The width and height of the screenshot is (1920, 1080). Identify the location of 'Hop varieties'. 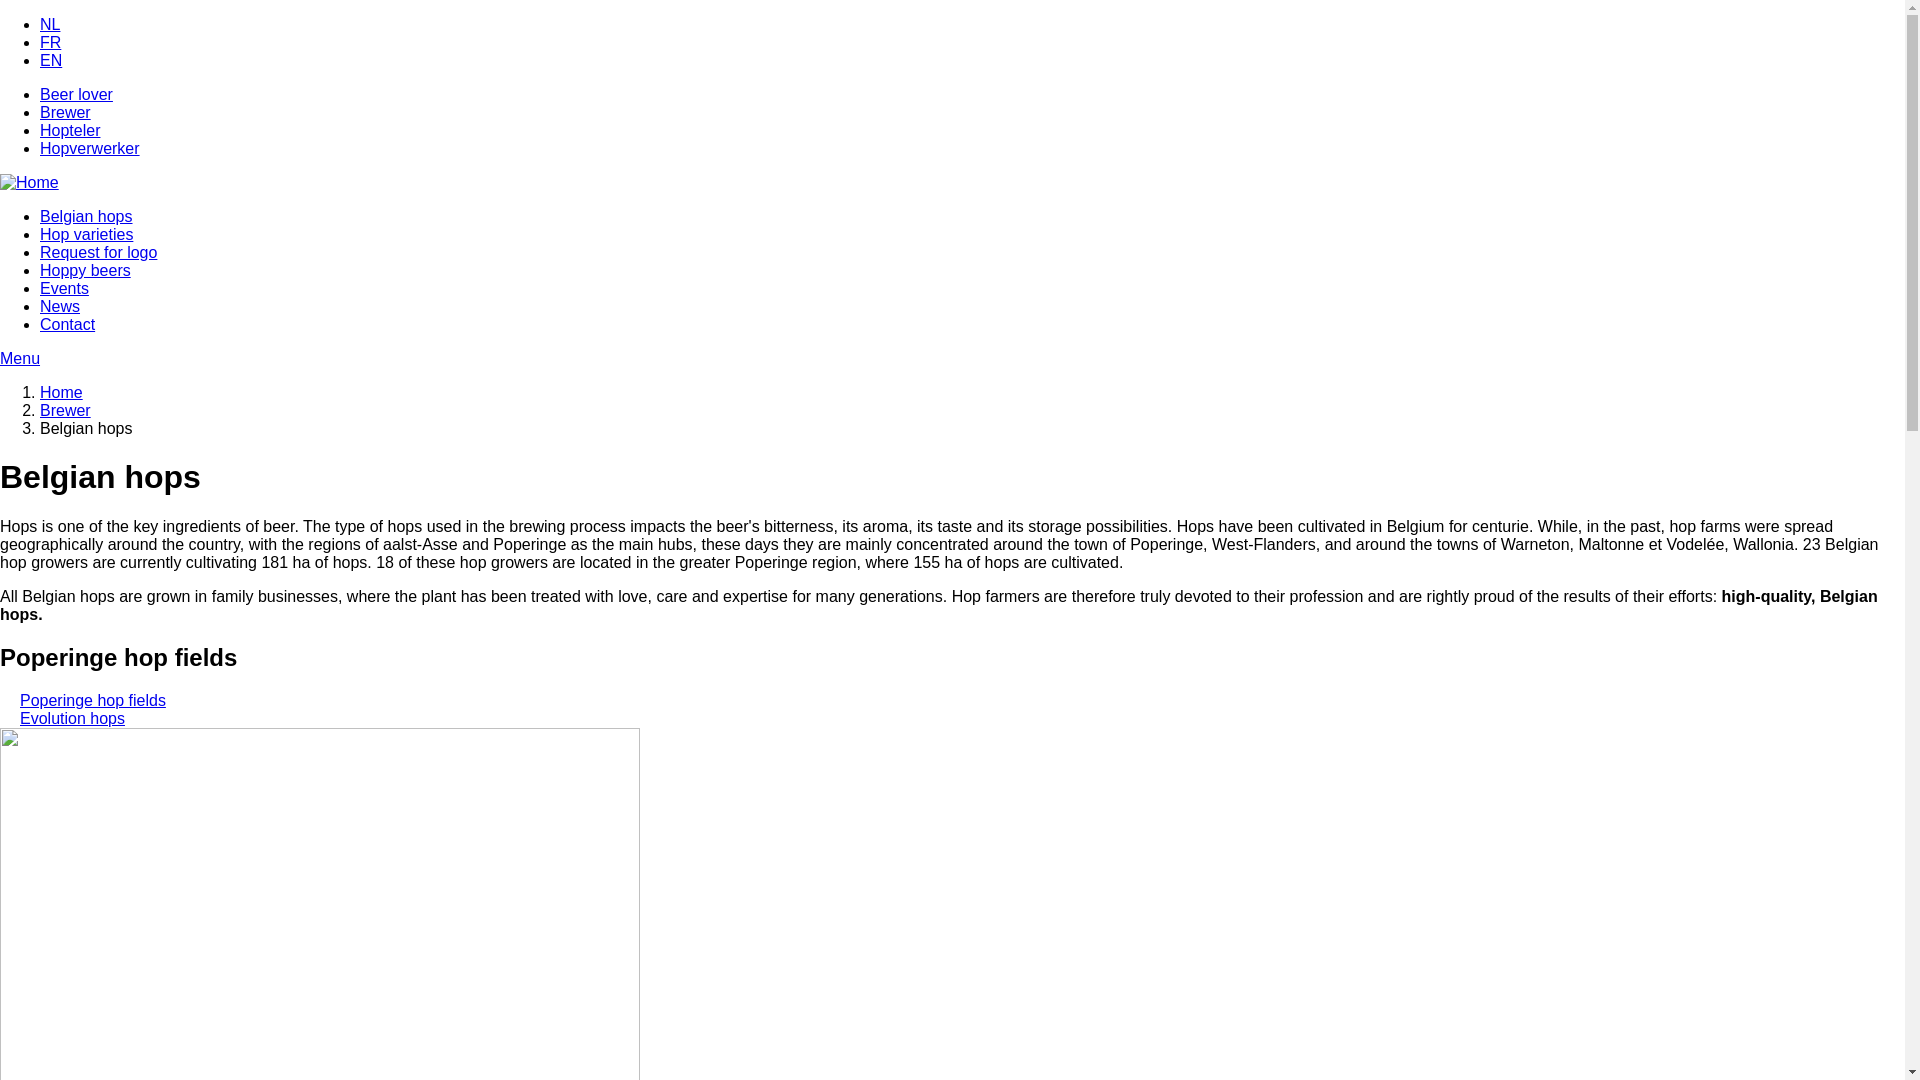
(85, 233).